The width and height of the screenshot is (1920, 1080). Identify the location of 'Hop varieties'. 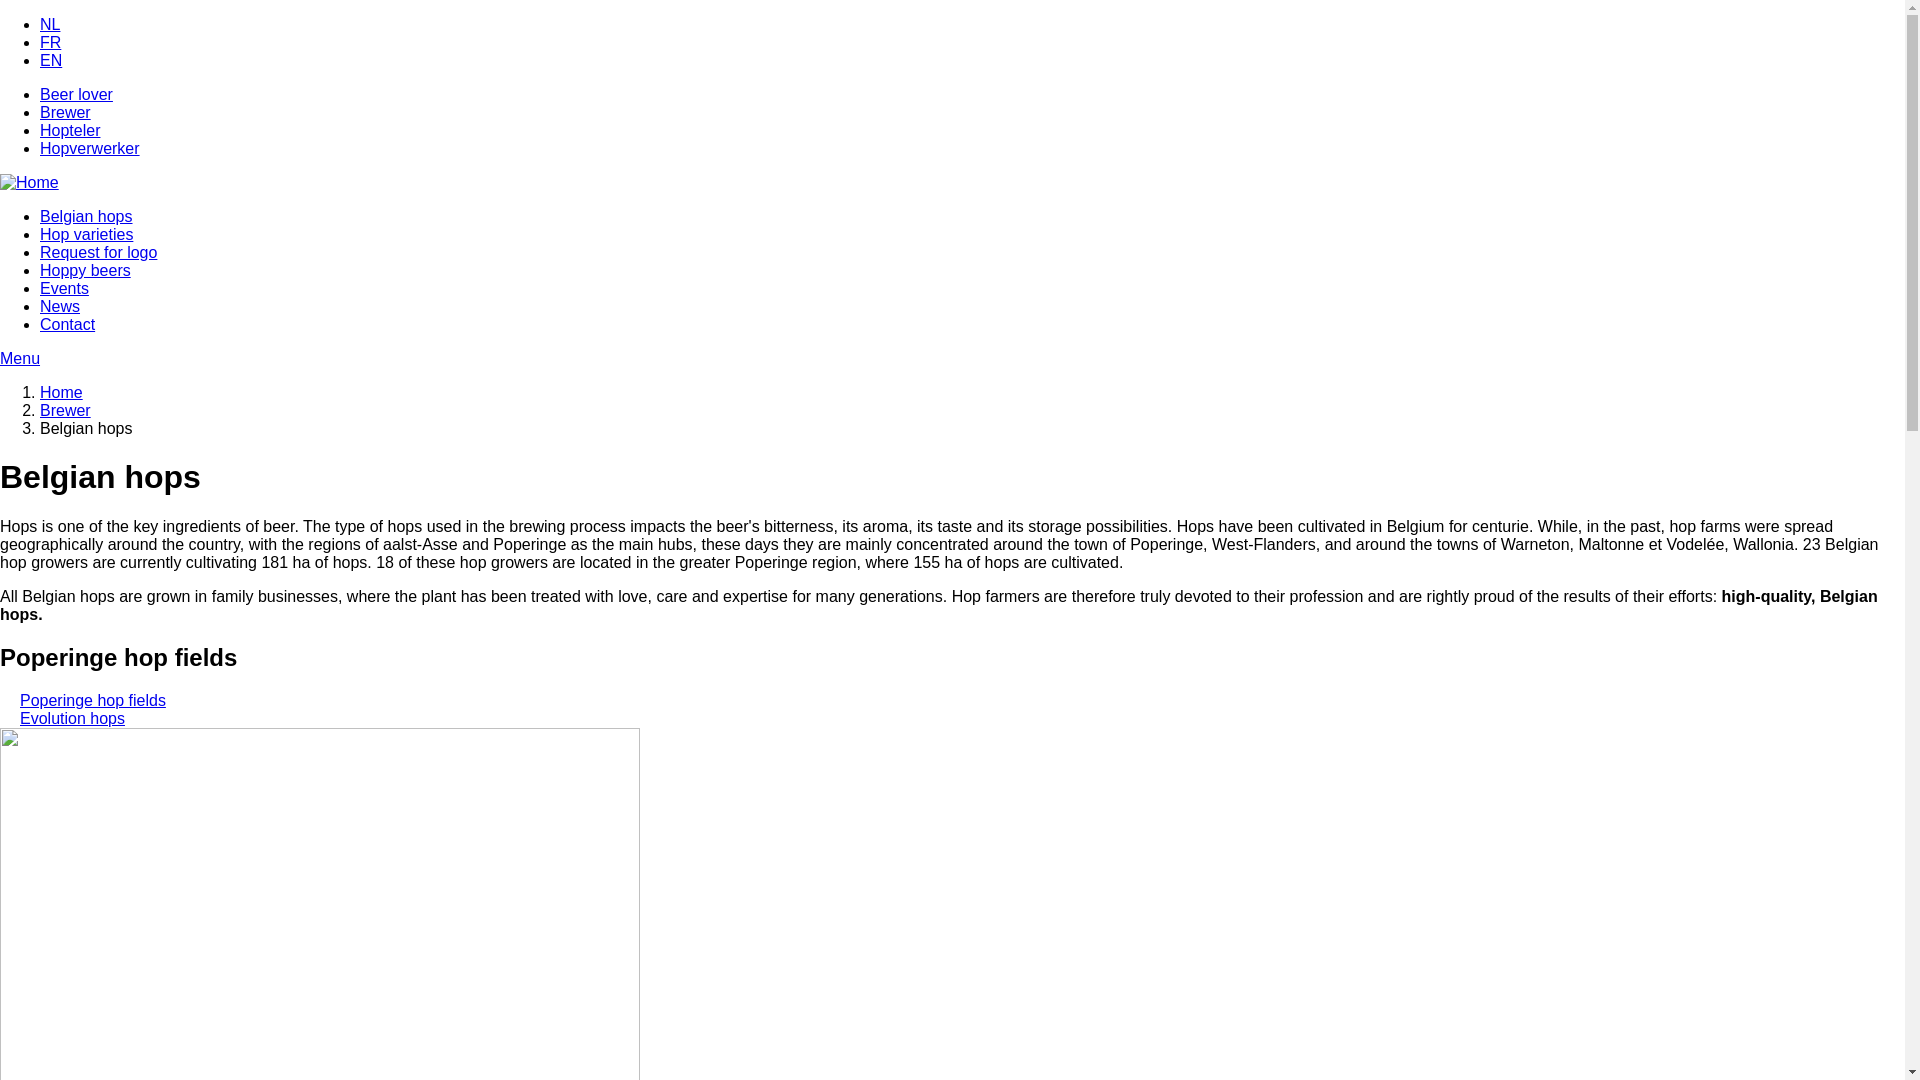
(85, 233).